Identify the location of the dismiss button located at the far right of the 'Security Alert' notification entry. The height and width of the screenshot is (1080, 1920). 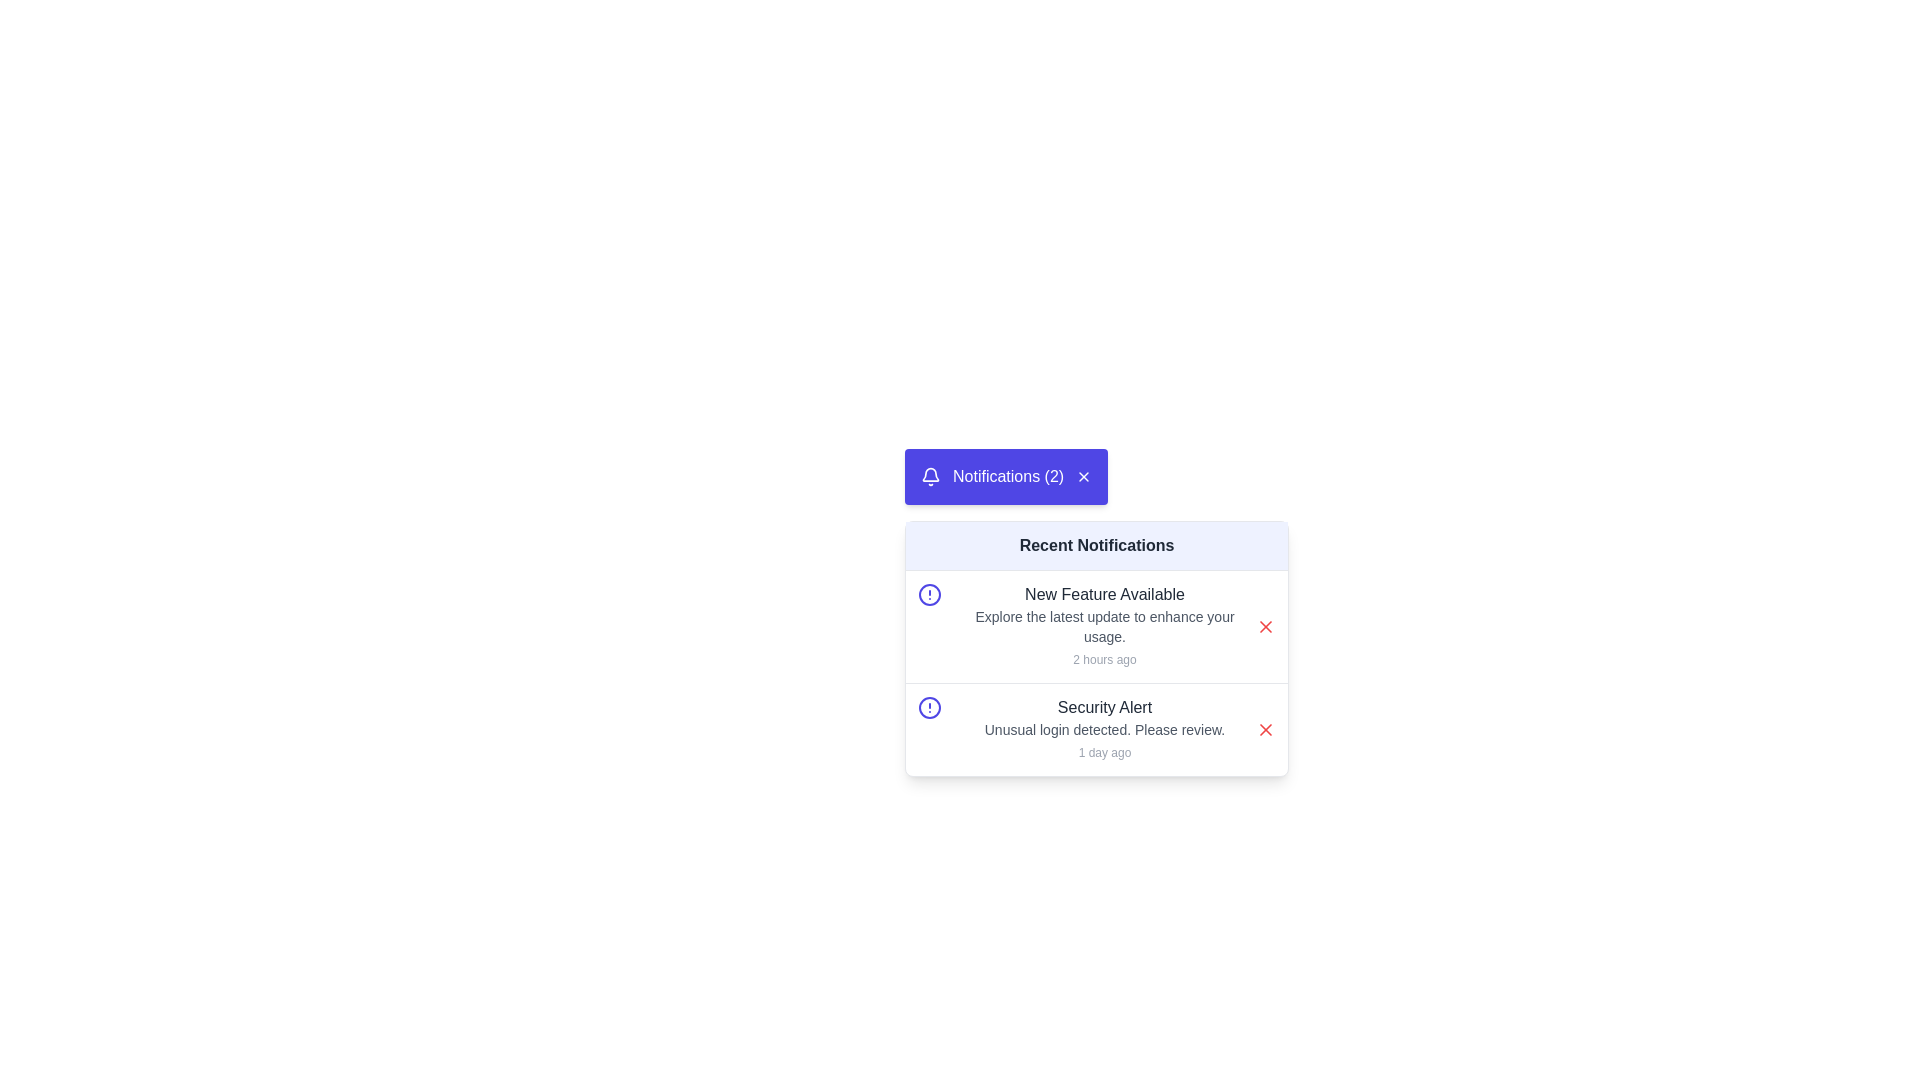
(1265, 729).